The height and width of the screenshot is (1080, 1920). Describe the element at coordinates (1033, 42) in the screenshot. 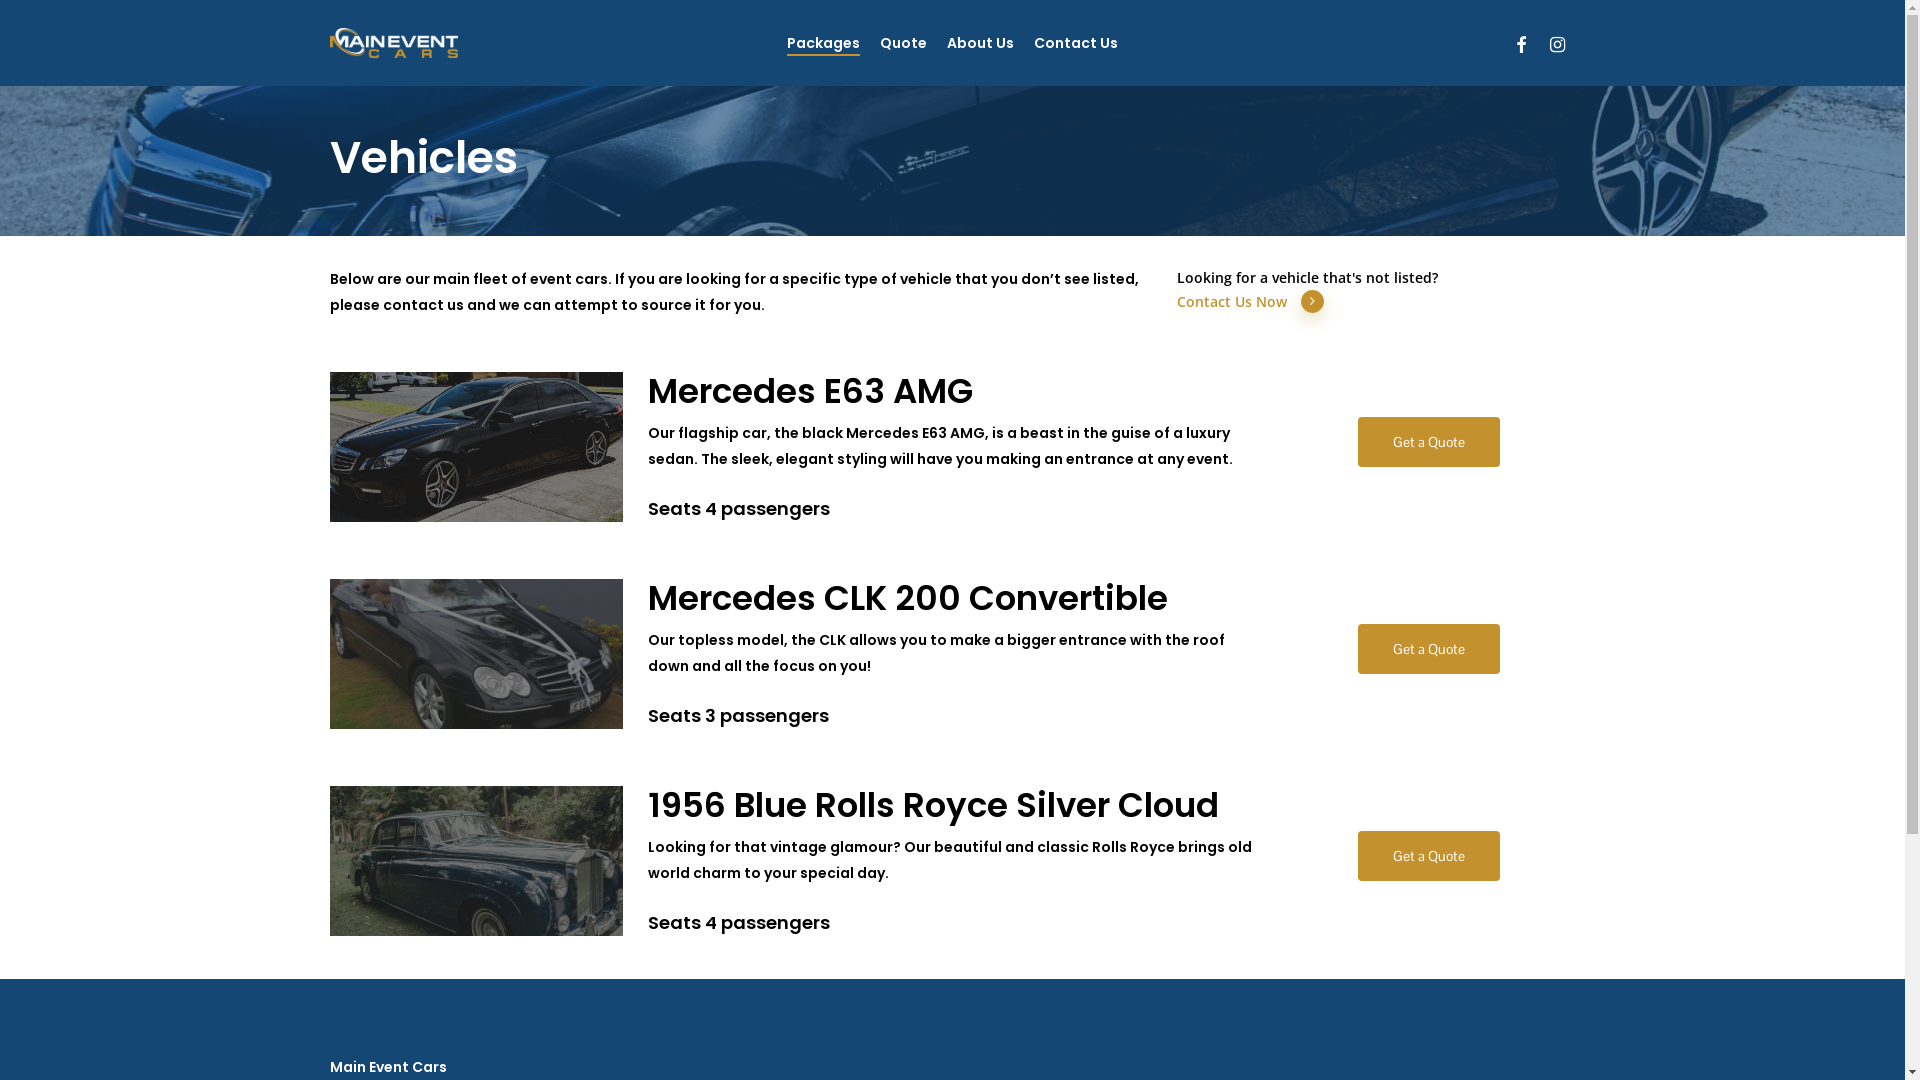

I see `'Contact Us'` at that location.